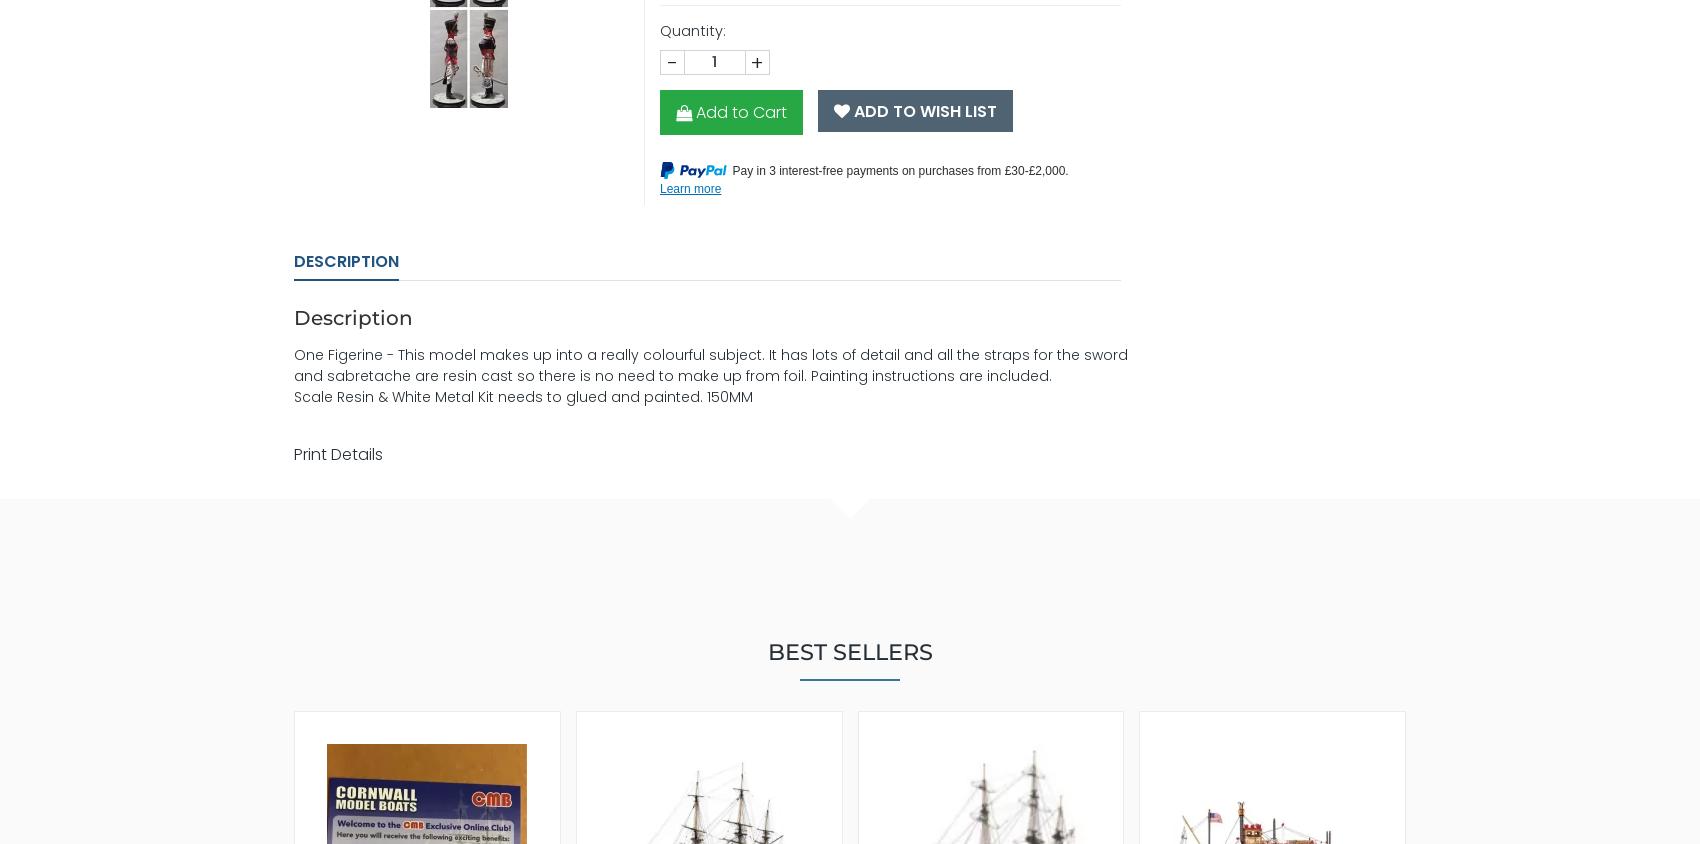 This screenshot has width=1700, height=844. Describe the element at coordinates (671, 61) in the screenshot. I see `'-'` at that location.